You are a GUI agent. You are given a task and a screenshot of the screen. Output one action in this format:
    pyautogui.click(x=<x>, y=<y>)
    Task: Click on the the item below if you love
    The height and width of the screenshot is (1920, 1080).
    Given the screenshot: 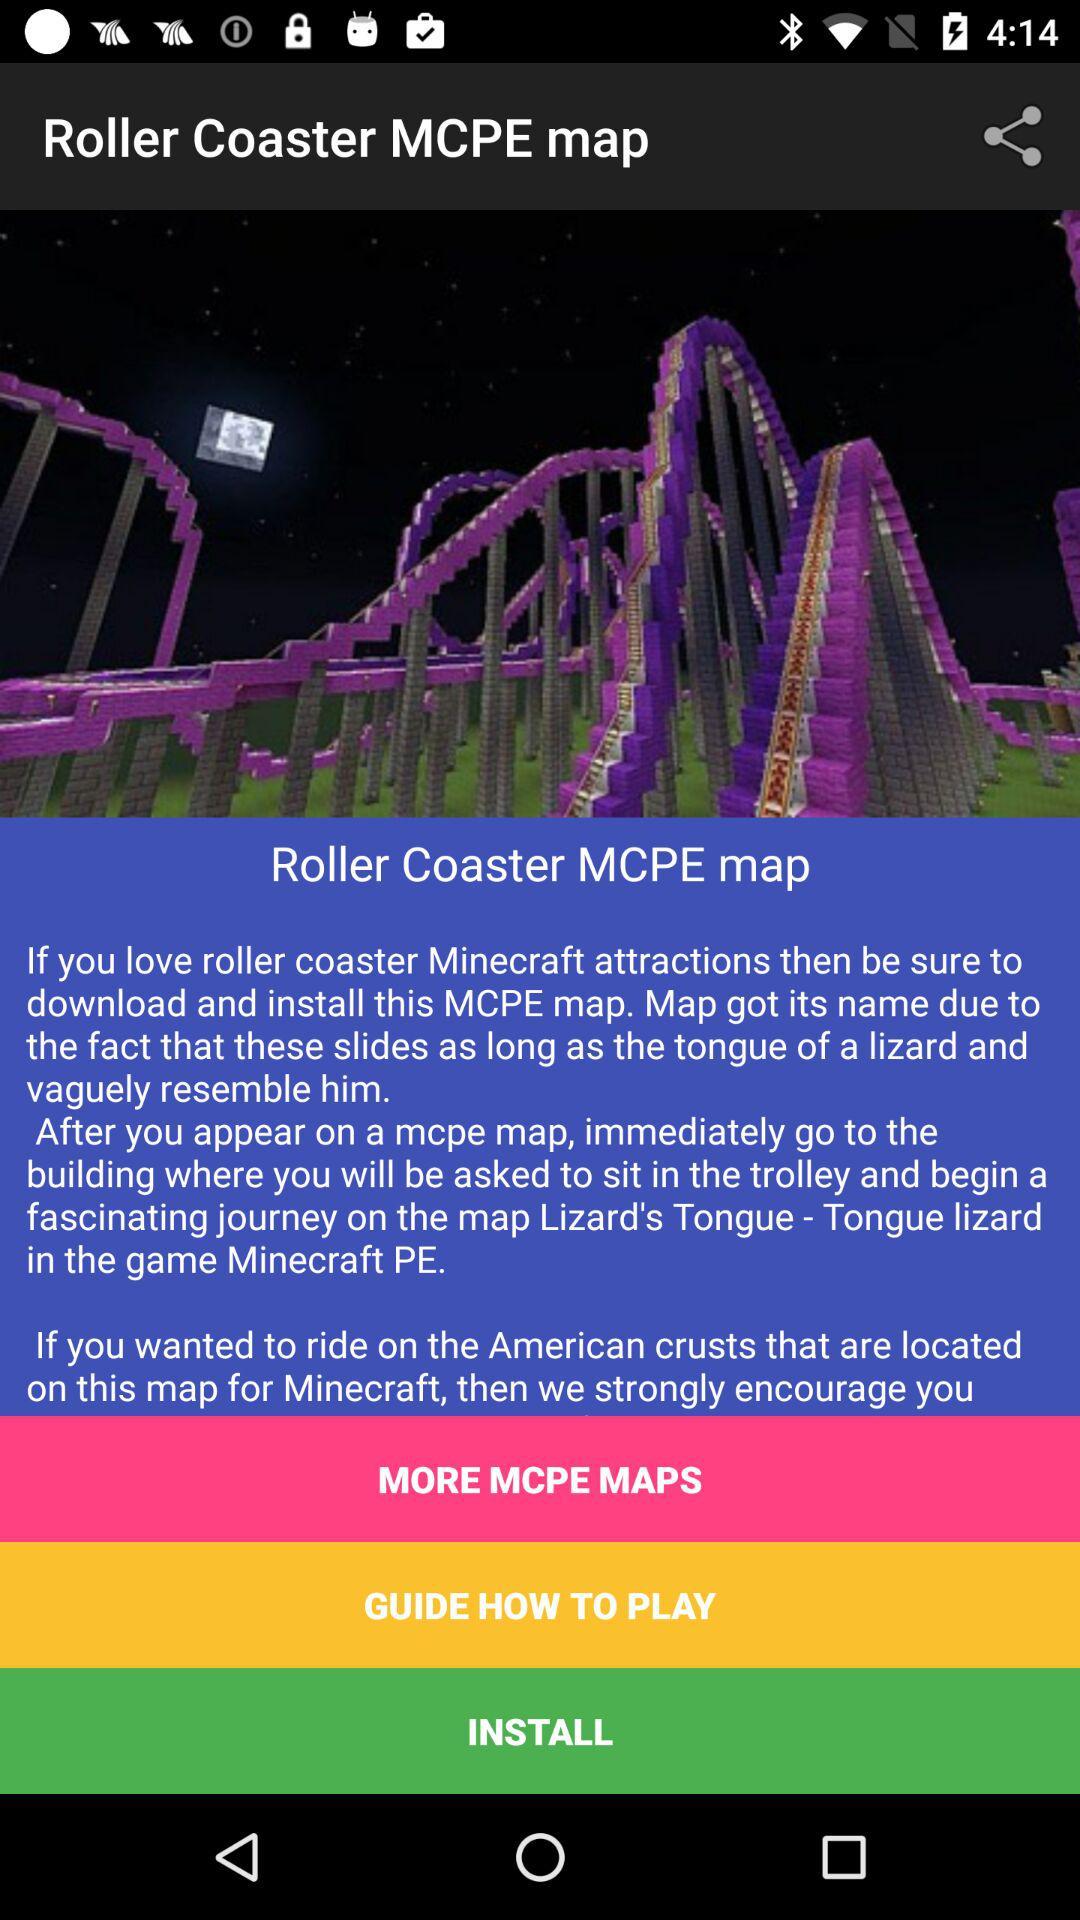 What is the action you would take?
    pyautogui.click(x=540, y=1478)
    